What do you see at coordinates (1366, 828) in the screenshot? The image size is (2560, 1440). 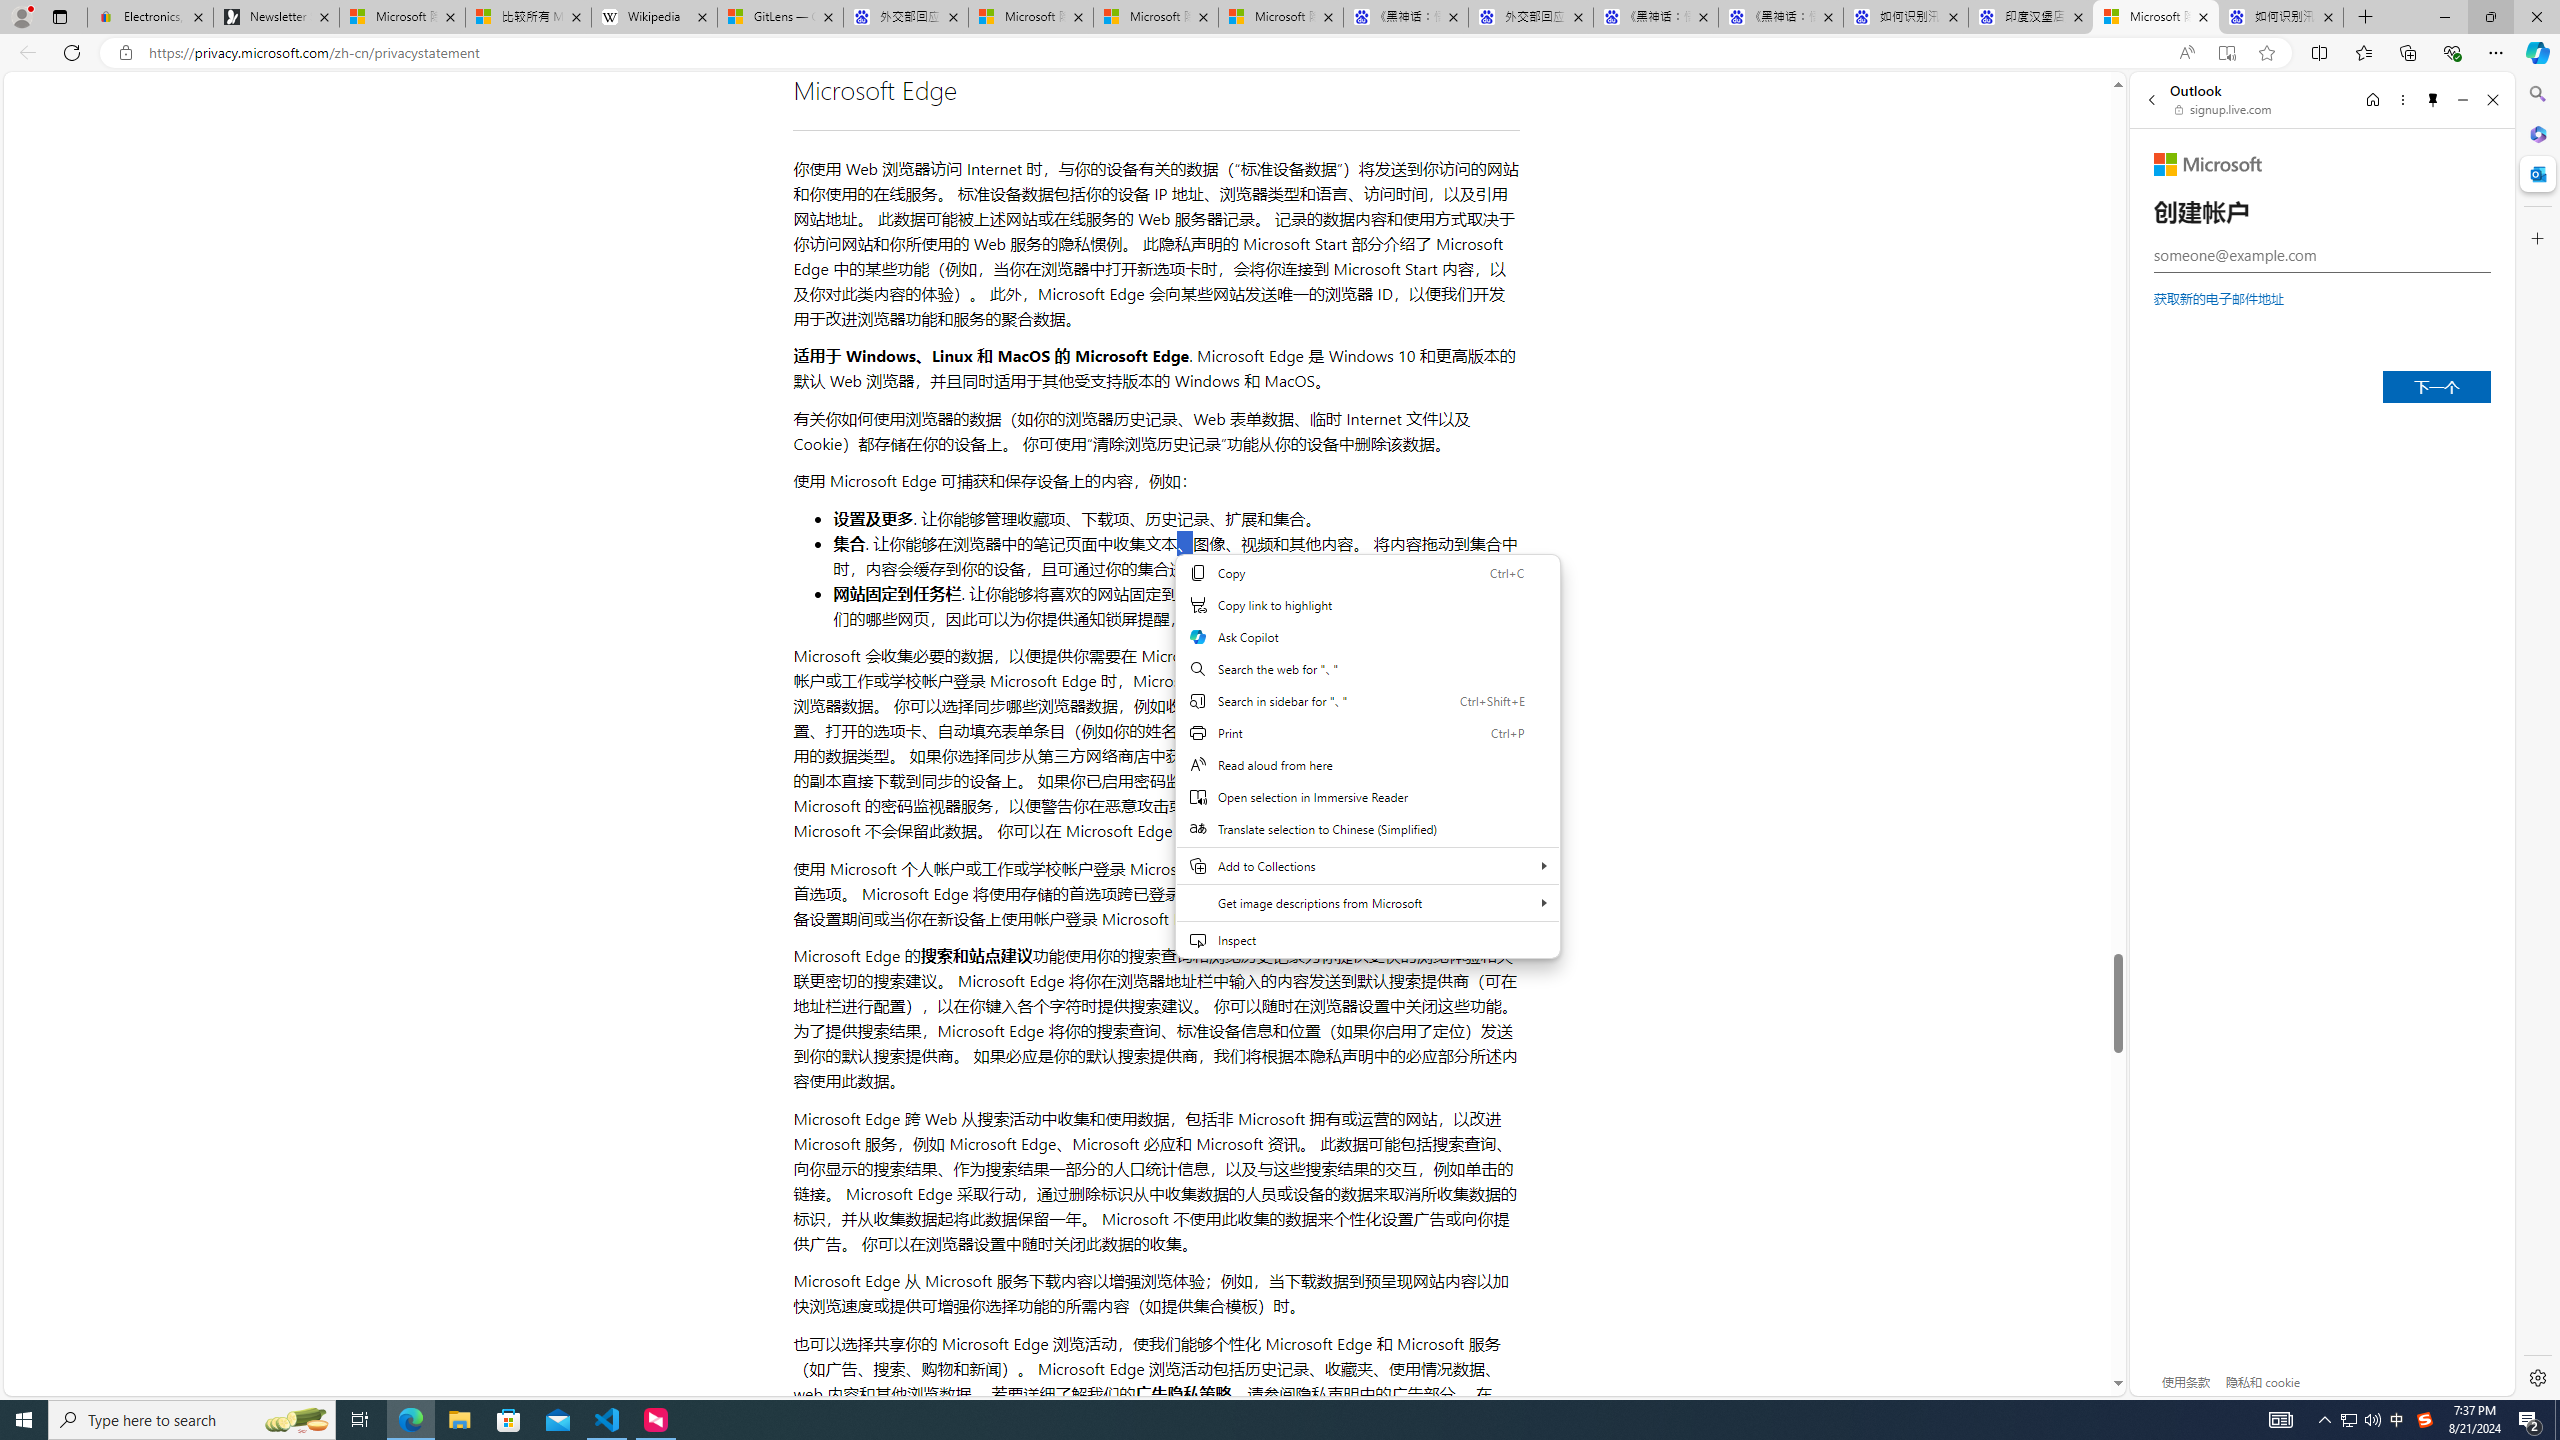 I see `'Translate selection to Chinese (Simplified)'` at bounding box center [1366, 828].